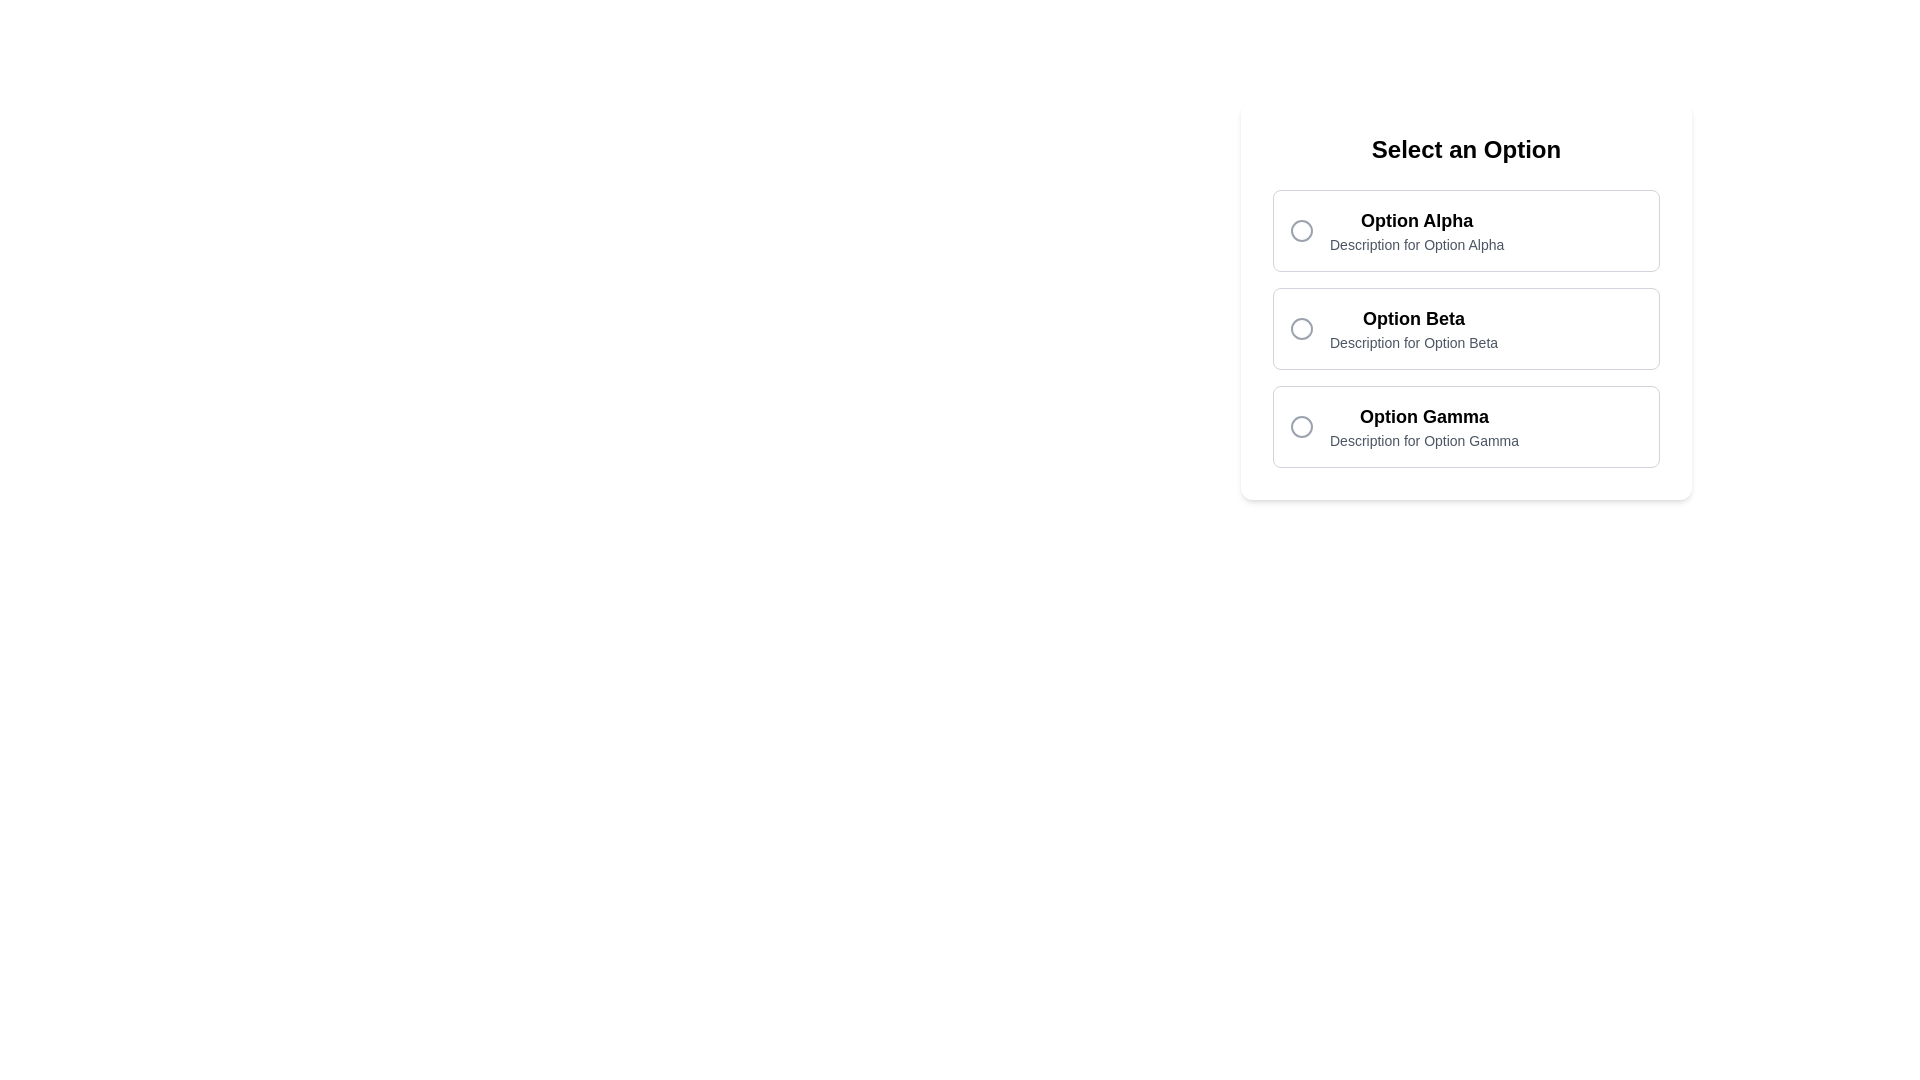 This screenshot has height=1080, width=1920. I want to click on the circular radio button indicator for 'Option Alpha', which is styled with a gray outline and positioned next to the label text in the selection group, so click(1301, 230).